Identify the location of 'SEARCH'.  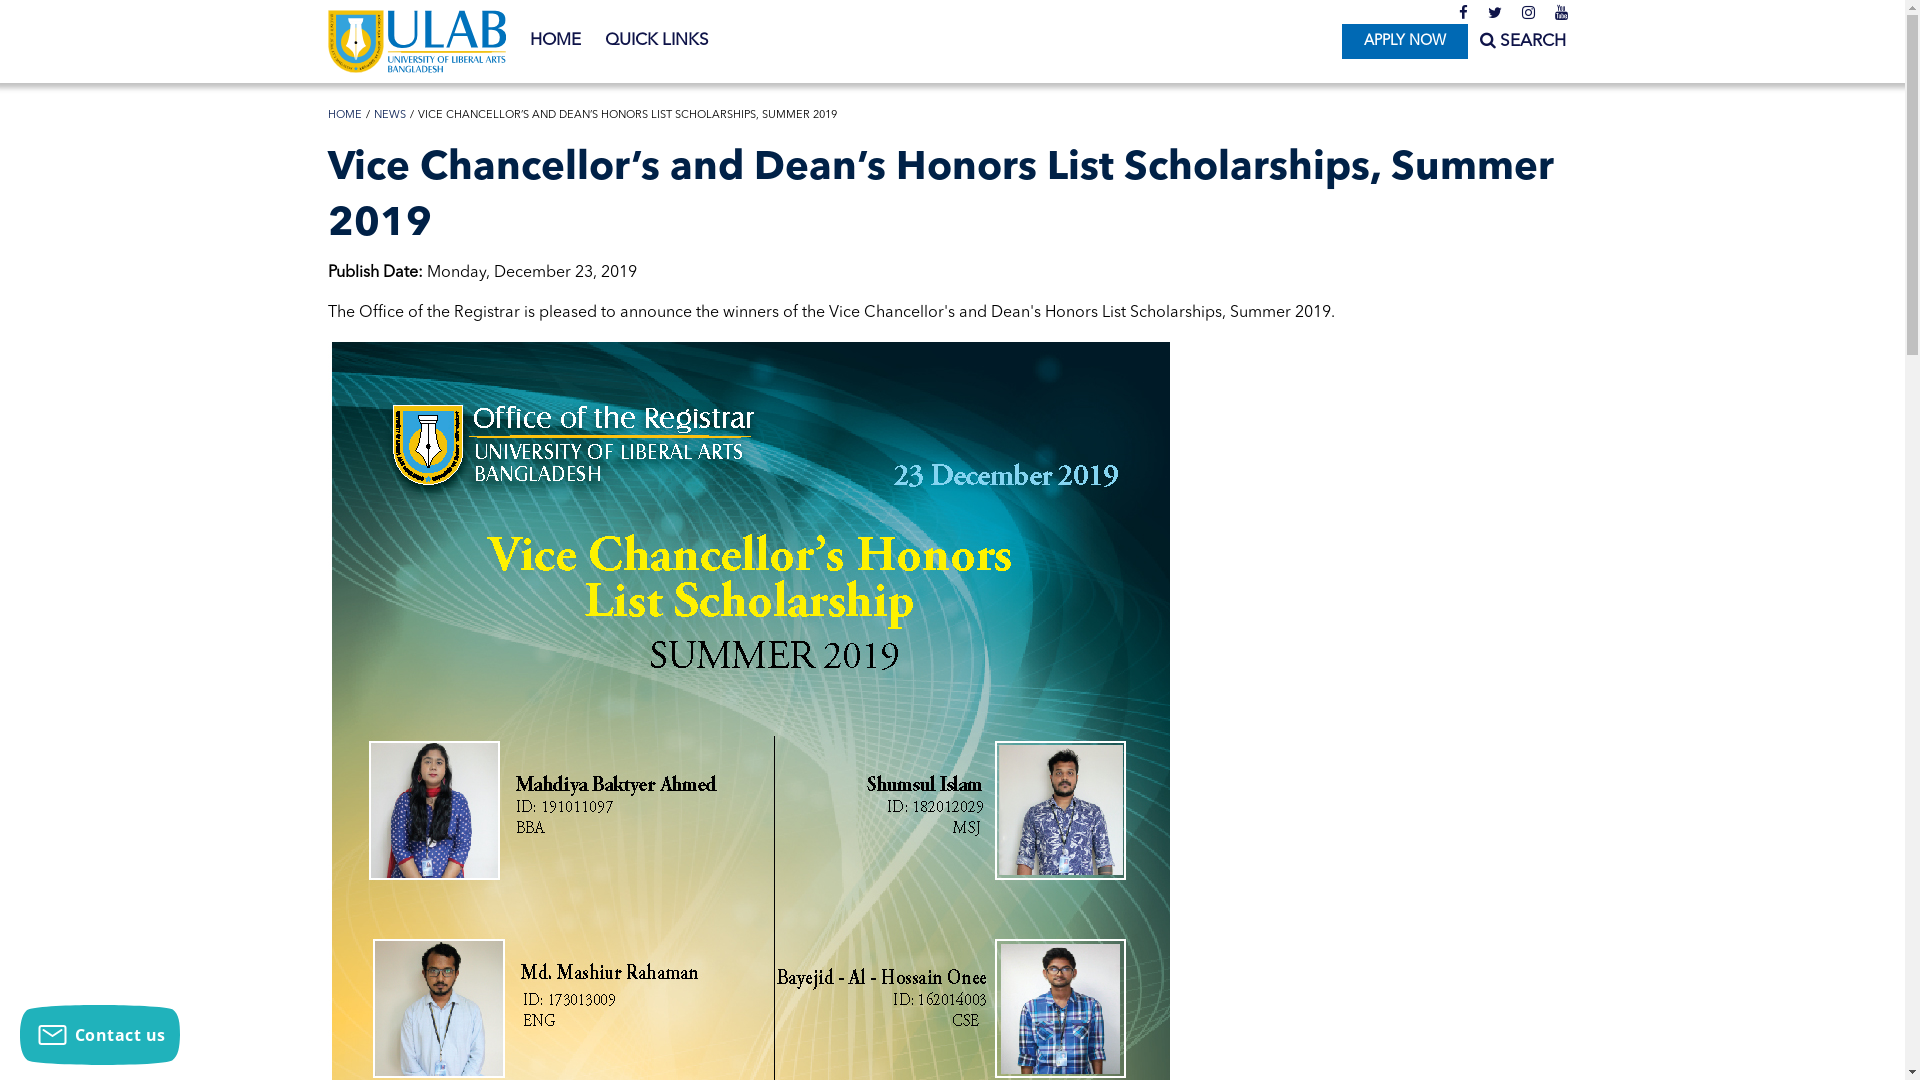
(1521, 41).